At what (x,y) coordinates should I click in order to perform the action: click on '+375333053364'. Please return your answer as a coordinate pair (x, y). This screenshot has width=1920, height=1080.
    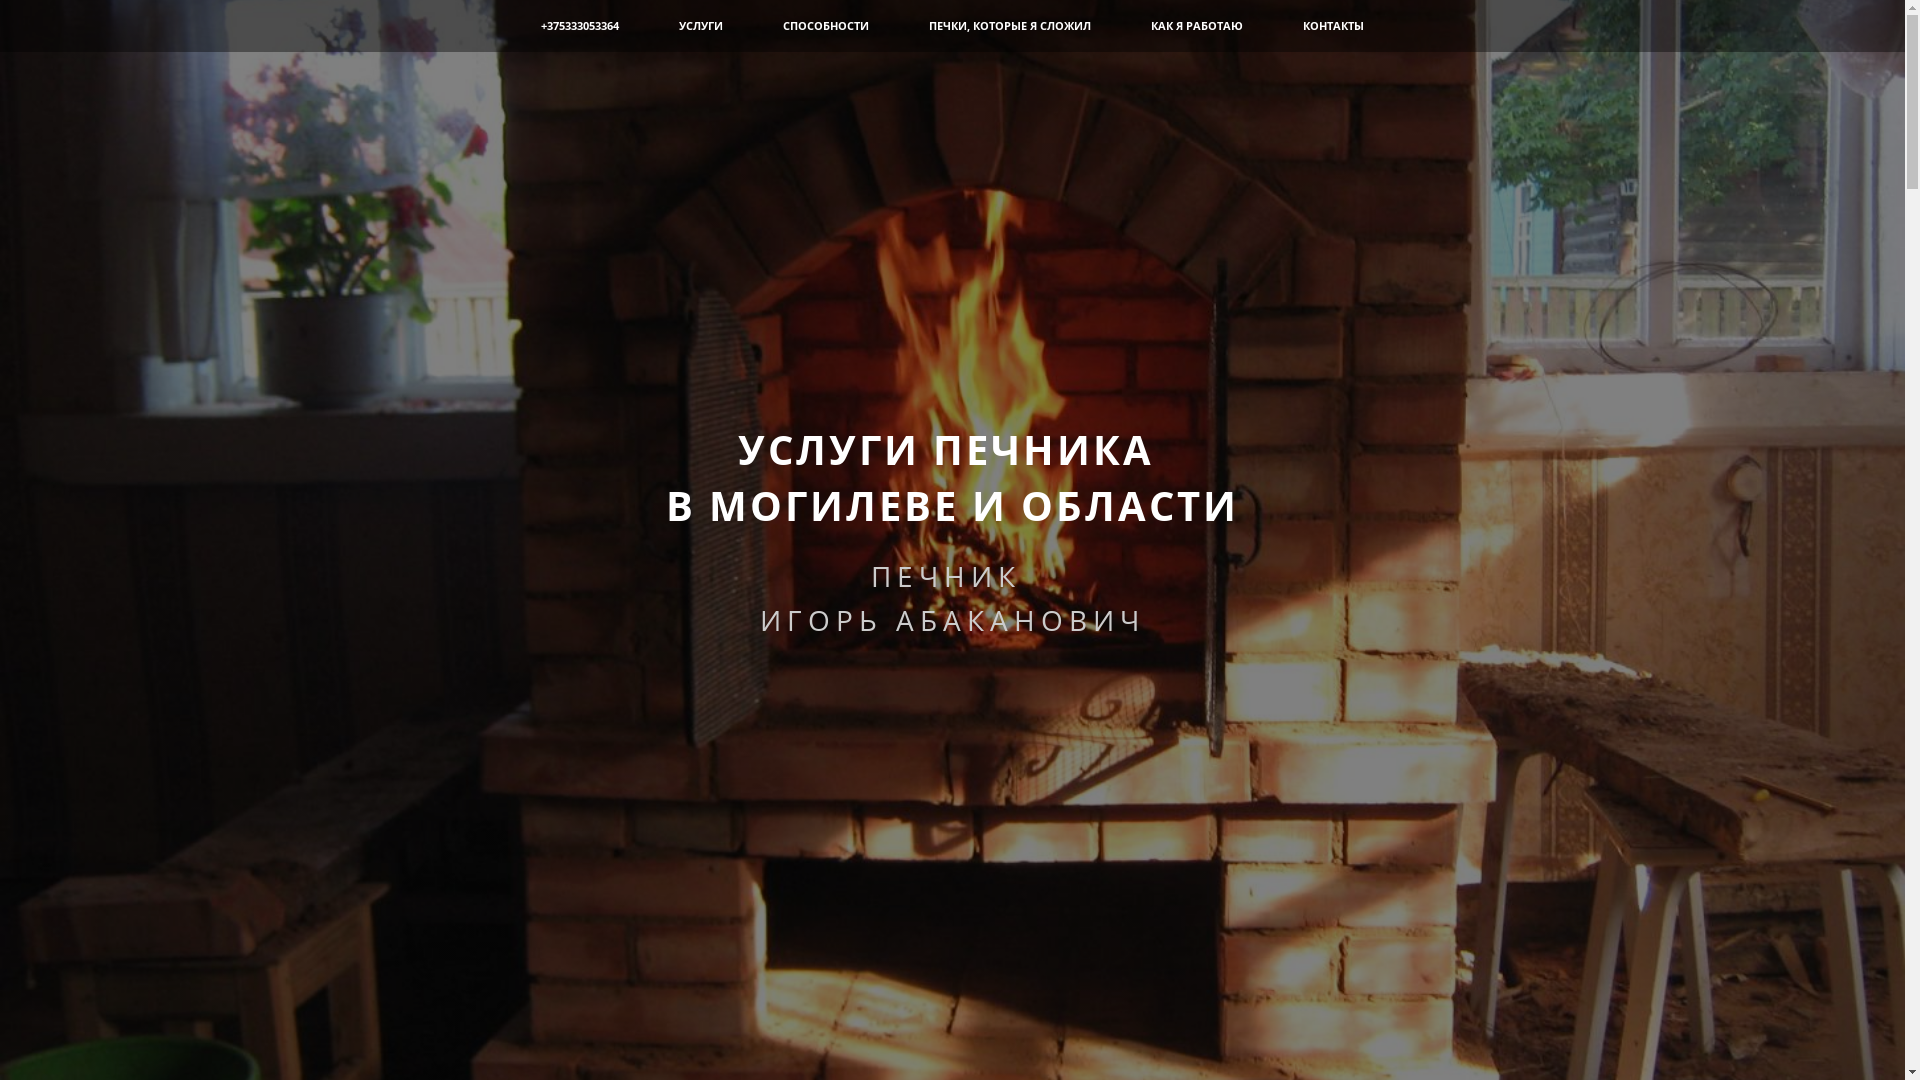
    Looking at the image, I should click on (541, 26).